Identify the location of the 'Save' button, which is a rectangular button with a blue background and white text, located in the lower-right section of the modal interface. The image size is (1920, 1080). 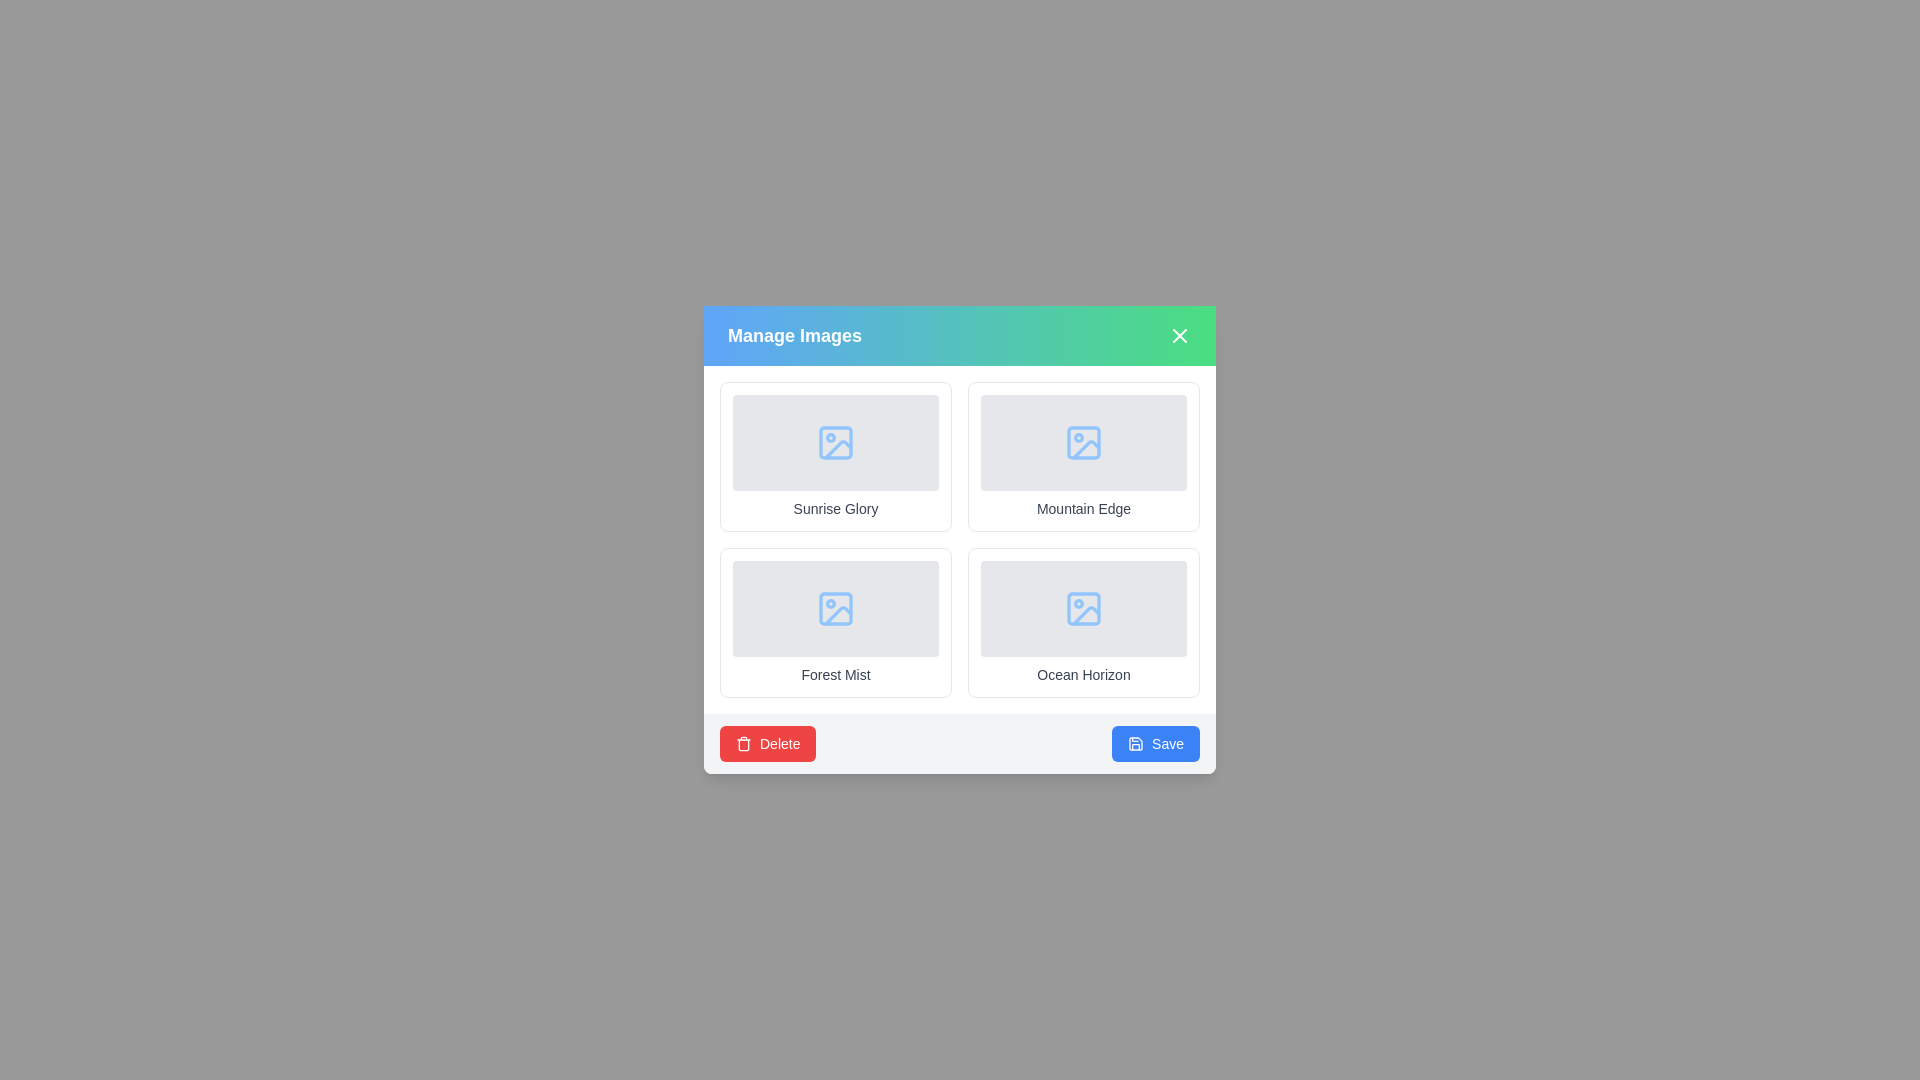
(1156, 744).